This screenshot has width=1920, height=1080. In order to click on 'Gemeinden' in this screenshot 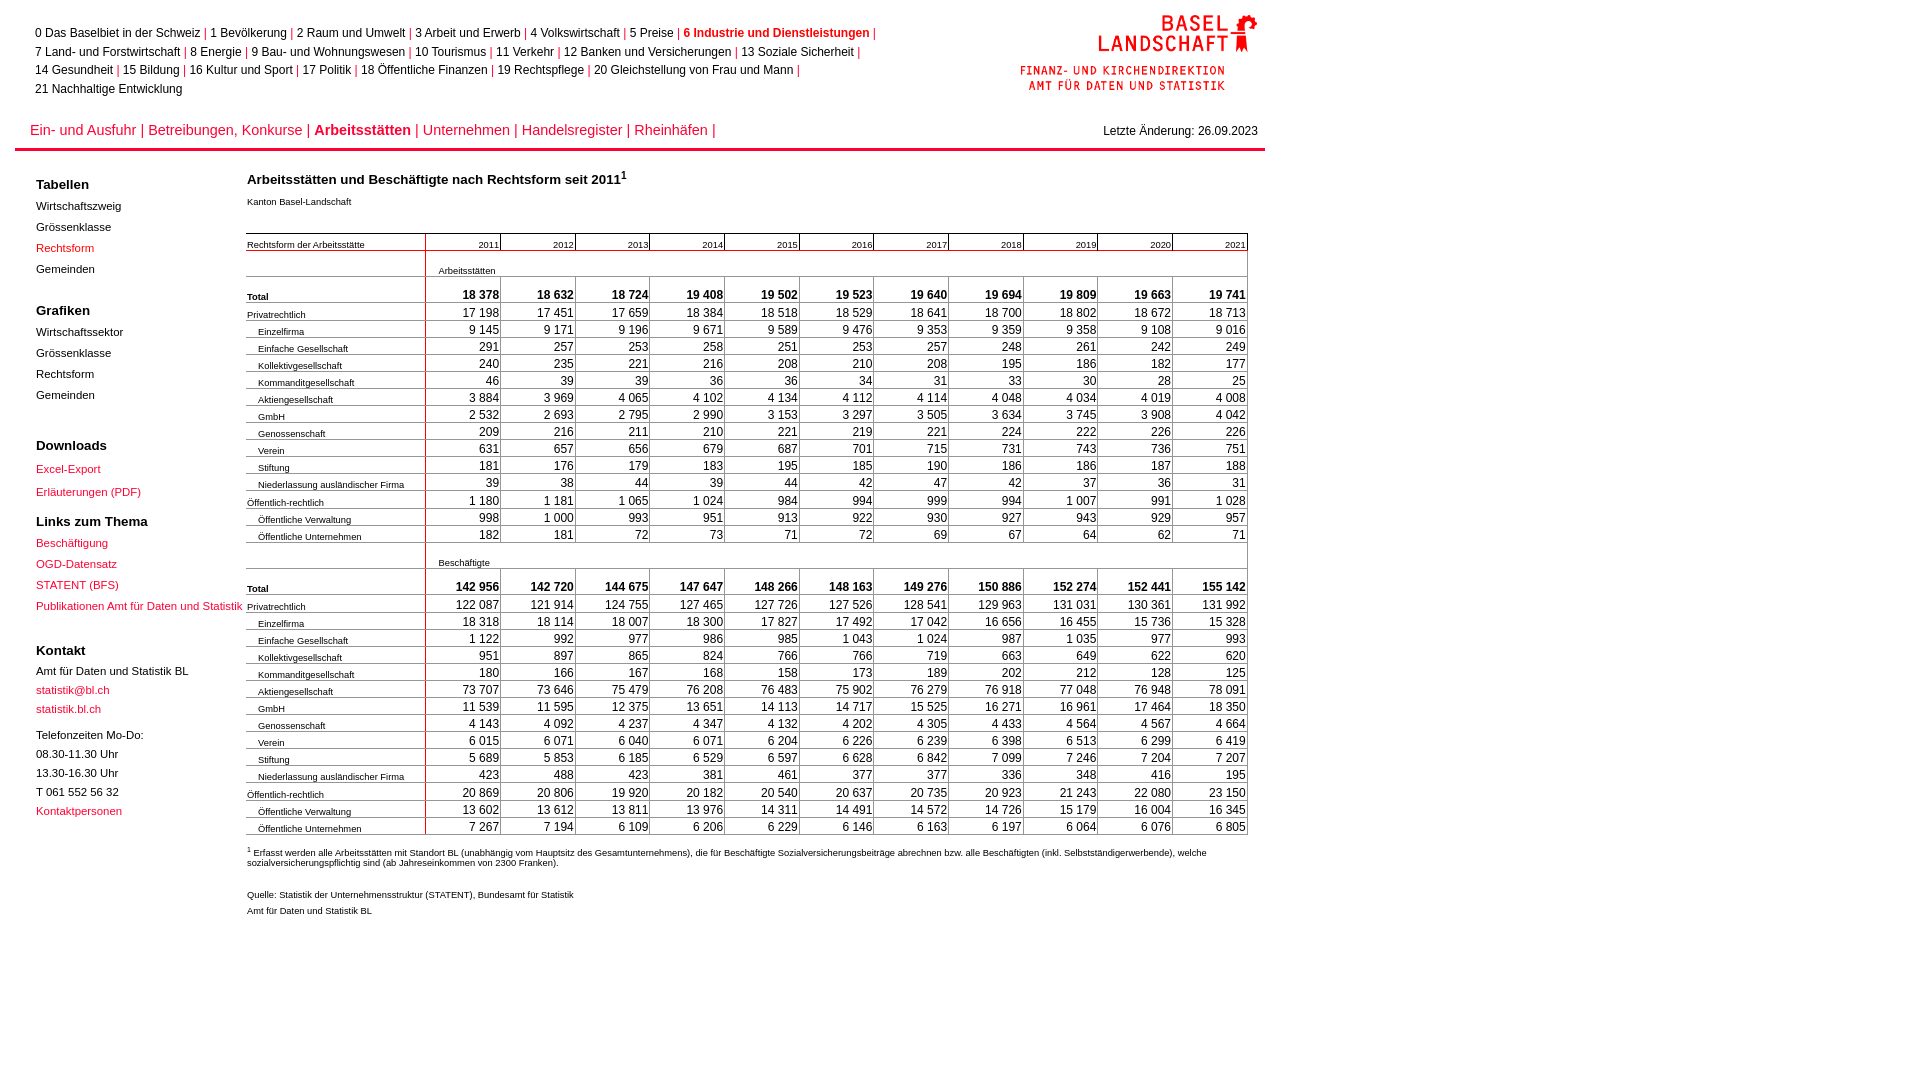, I will do `click(65, 393)`.